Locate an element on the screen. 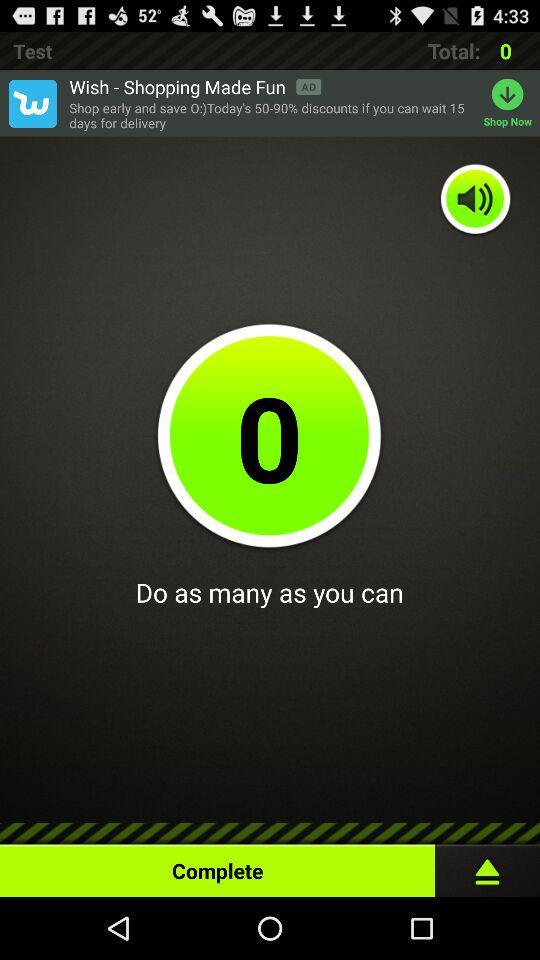  shop early and icon is located at coordinates (270, 115).